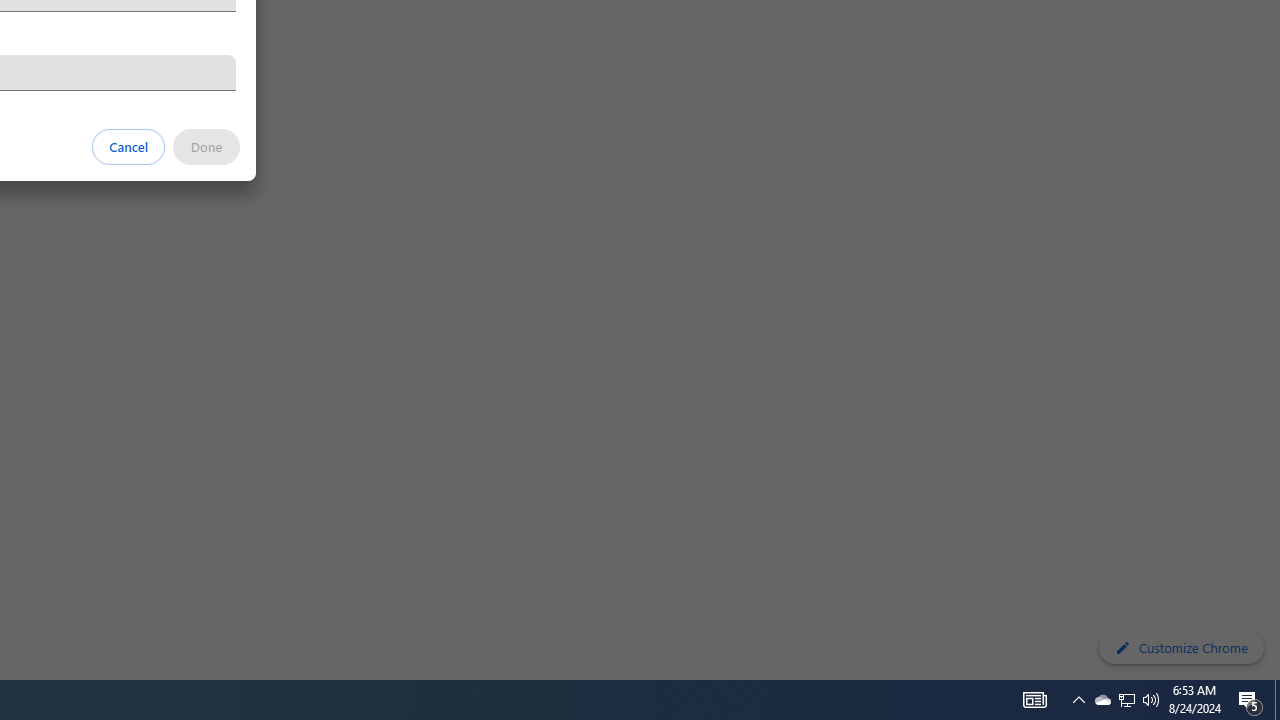 This screenshot has width=1280, height=720. Describe the element at coordinates (206, 145) in the screenshot. I see `'Done'` at that location.